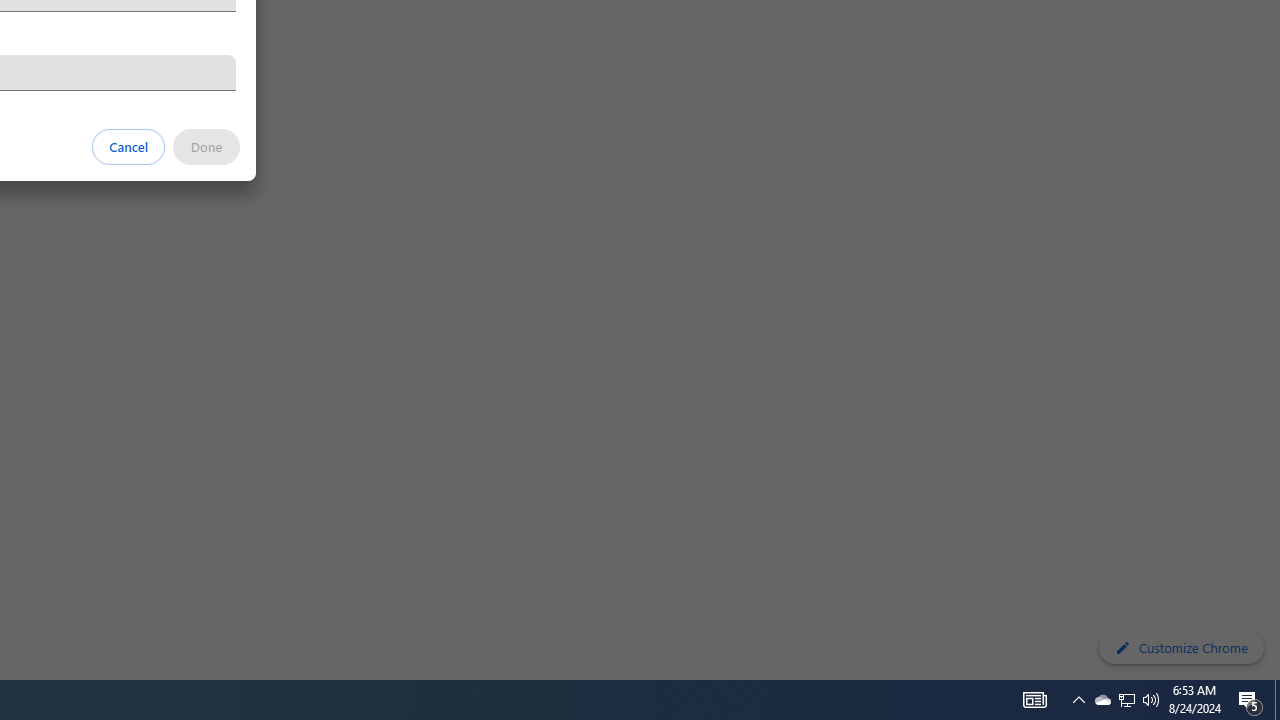 This screenshot has width=1280, height=720. Describe the element at coordinates (206, 145) in the screenshot. I see `'Done'` at that location.